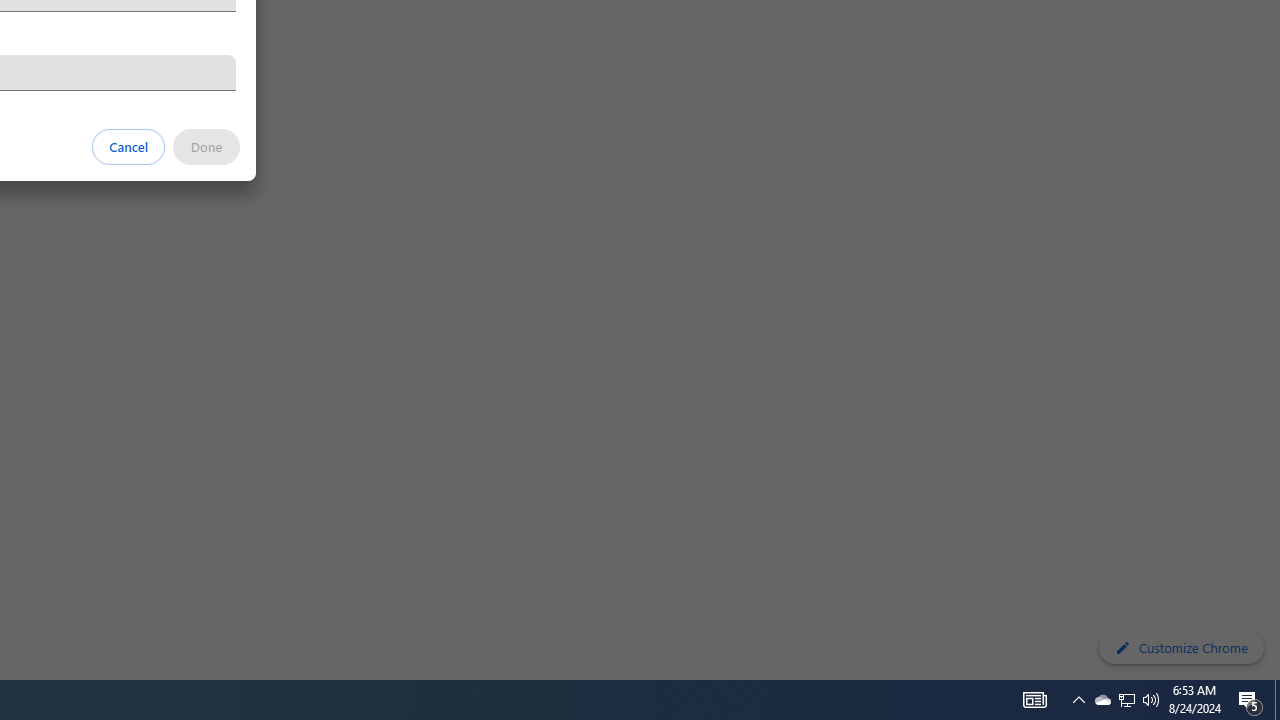 This screenshot has width=1280, height=720. Describe the element at coordinates (206, 145) in the screenshot. I see `'Done'` at that location.